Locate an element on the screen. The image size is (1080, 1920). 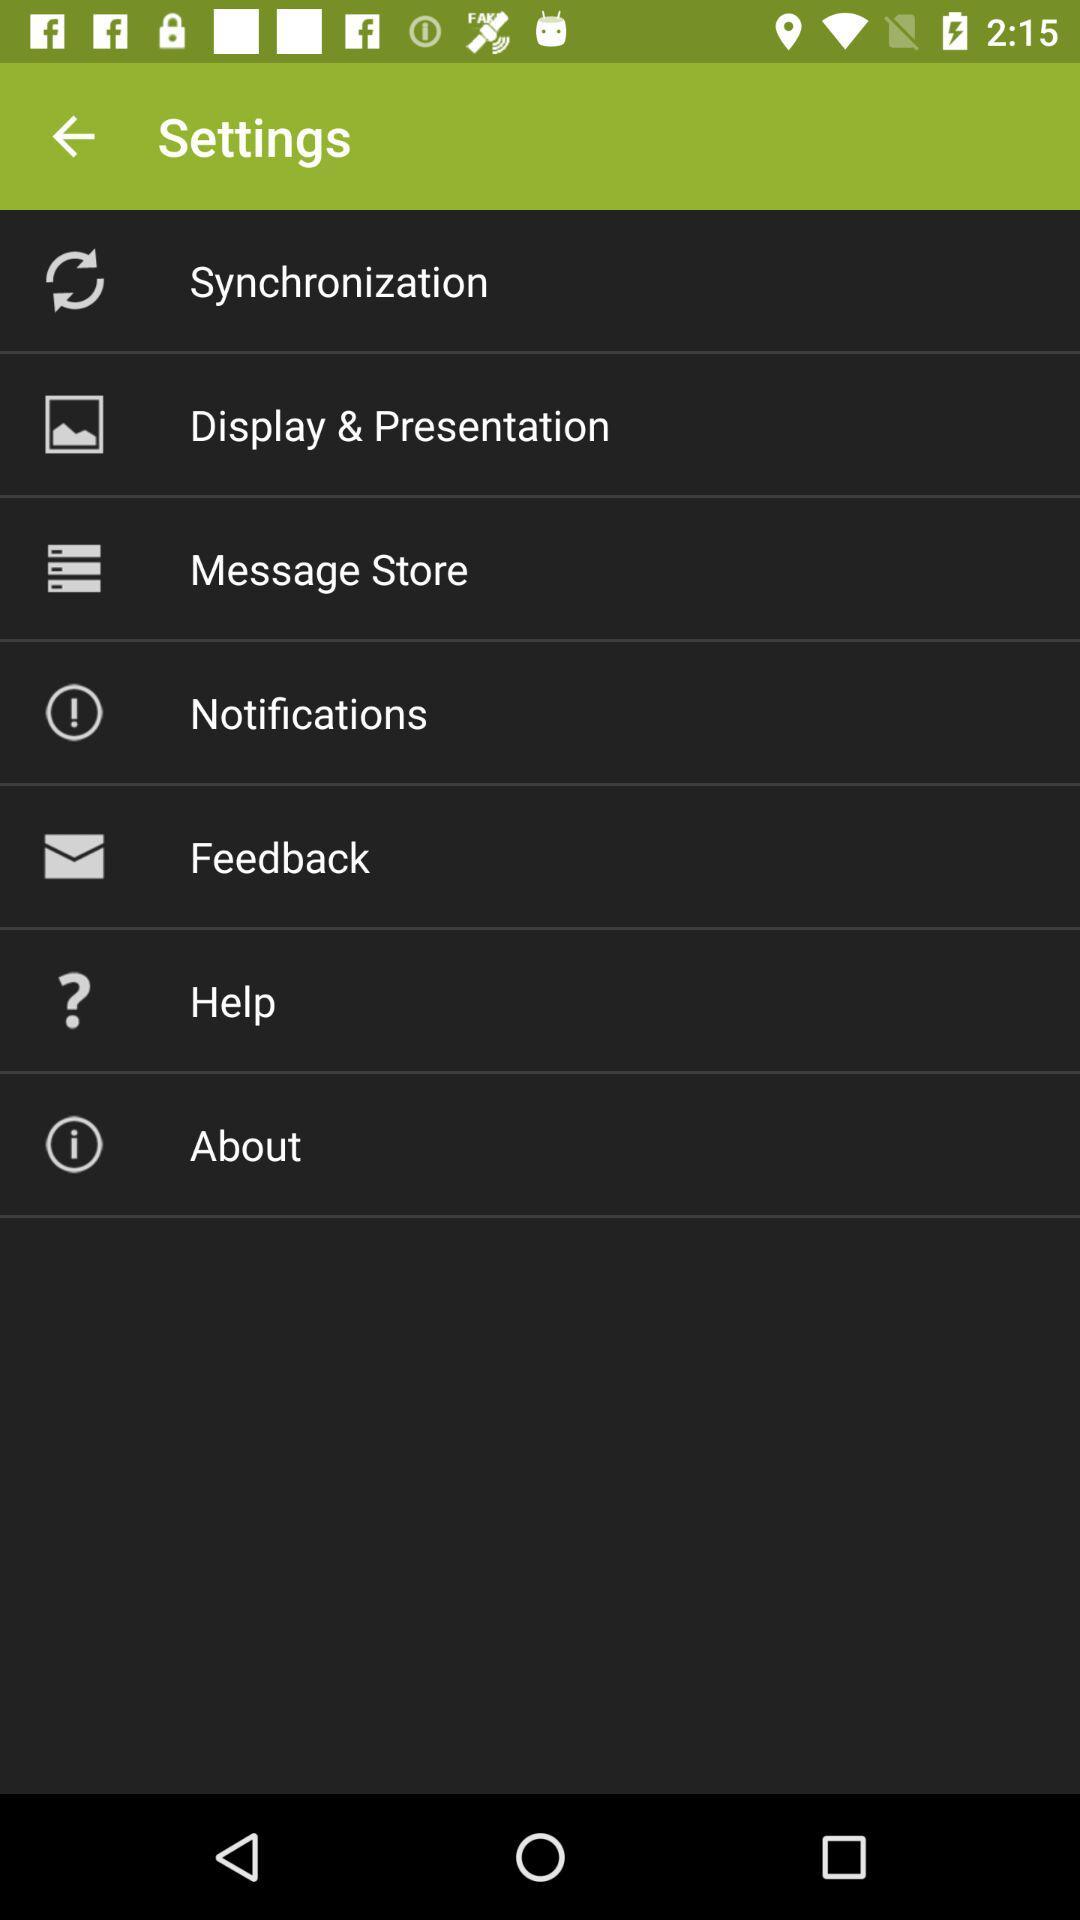
the app to the left of settings is located at coordinates (72, 135).